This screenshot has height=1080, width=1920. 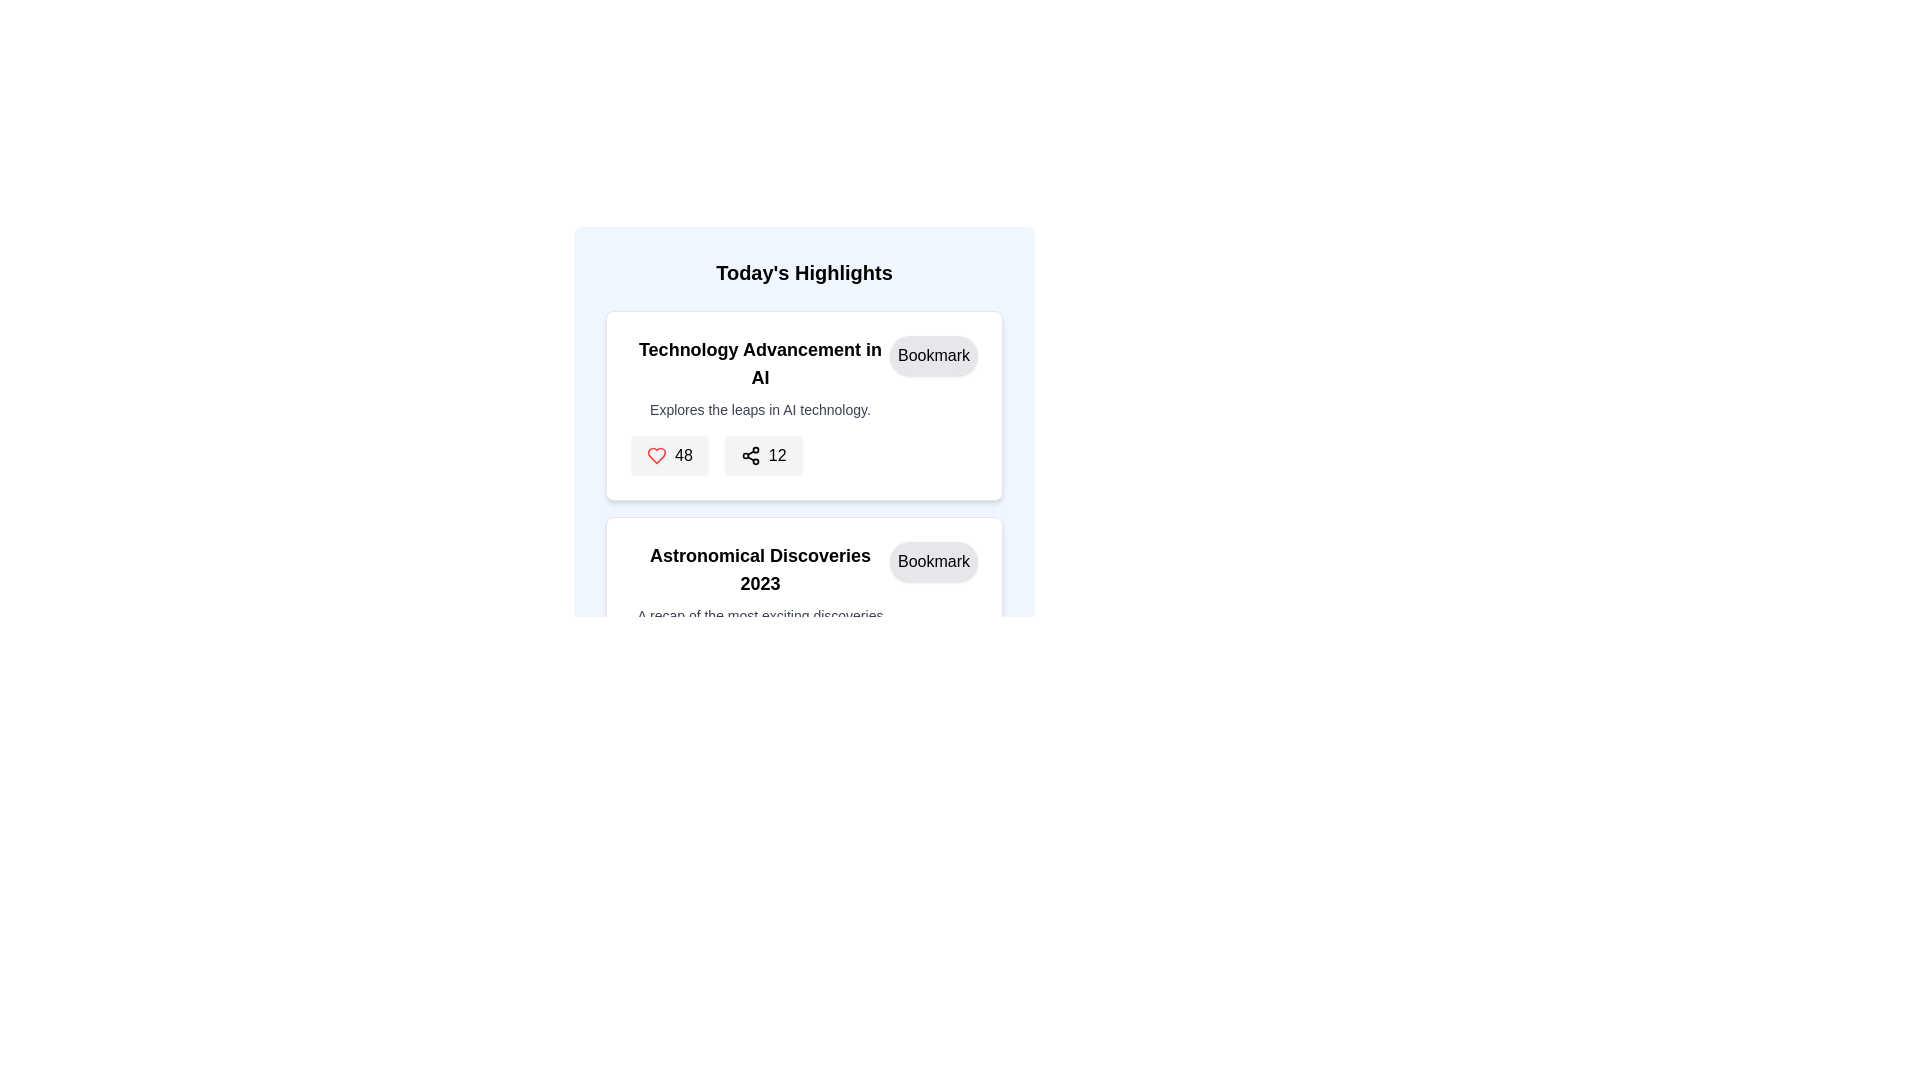 What do you see at coordinates (759, 593) in the screenshot?
I see `the Text display component that contains the title 'Astronomical Discoveries 2023' and the description 'A recap of the most exciting discoveries in astronomy.'` at bounding box center [759, 593].